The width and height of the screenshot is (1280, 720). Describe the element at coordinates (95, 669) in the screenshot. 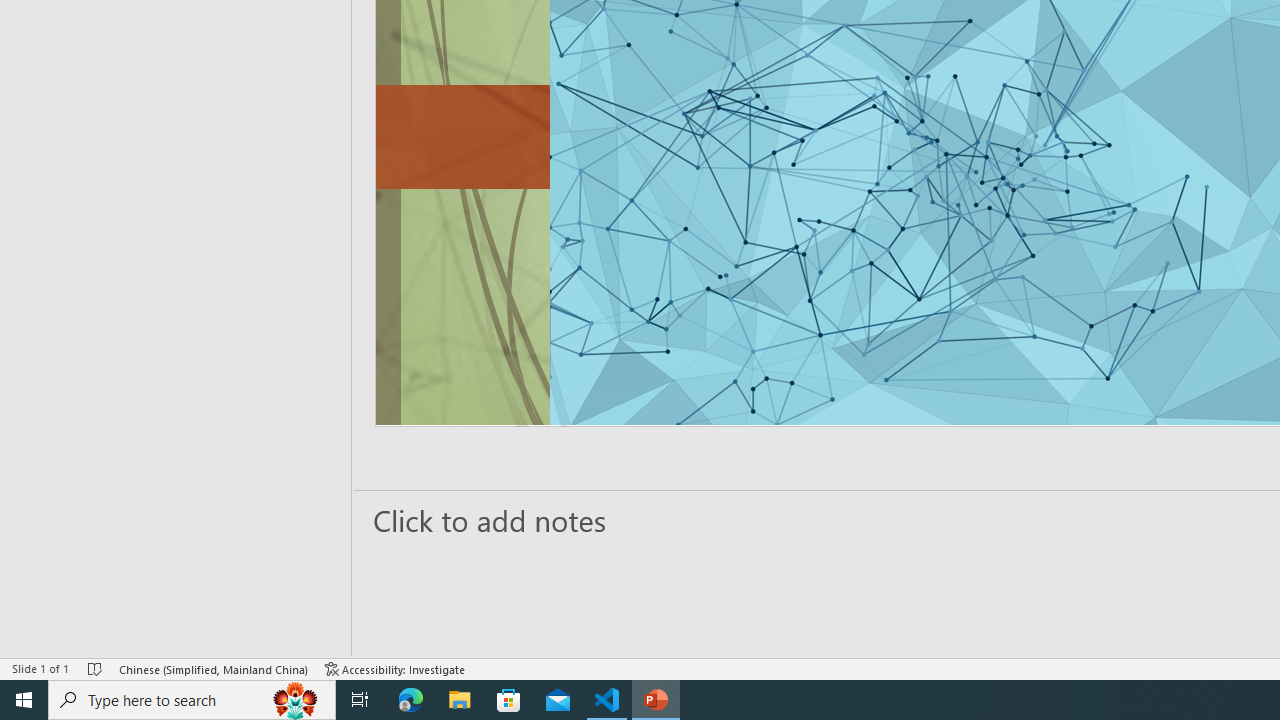

I see `'Spell Check No Errors'` at that location.